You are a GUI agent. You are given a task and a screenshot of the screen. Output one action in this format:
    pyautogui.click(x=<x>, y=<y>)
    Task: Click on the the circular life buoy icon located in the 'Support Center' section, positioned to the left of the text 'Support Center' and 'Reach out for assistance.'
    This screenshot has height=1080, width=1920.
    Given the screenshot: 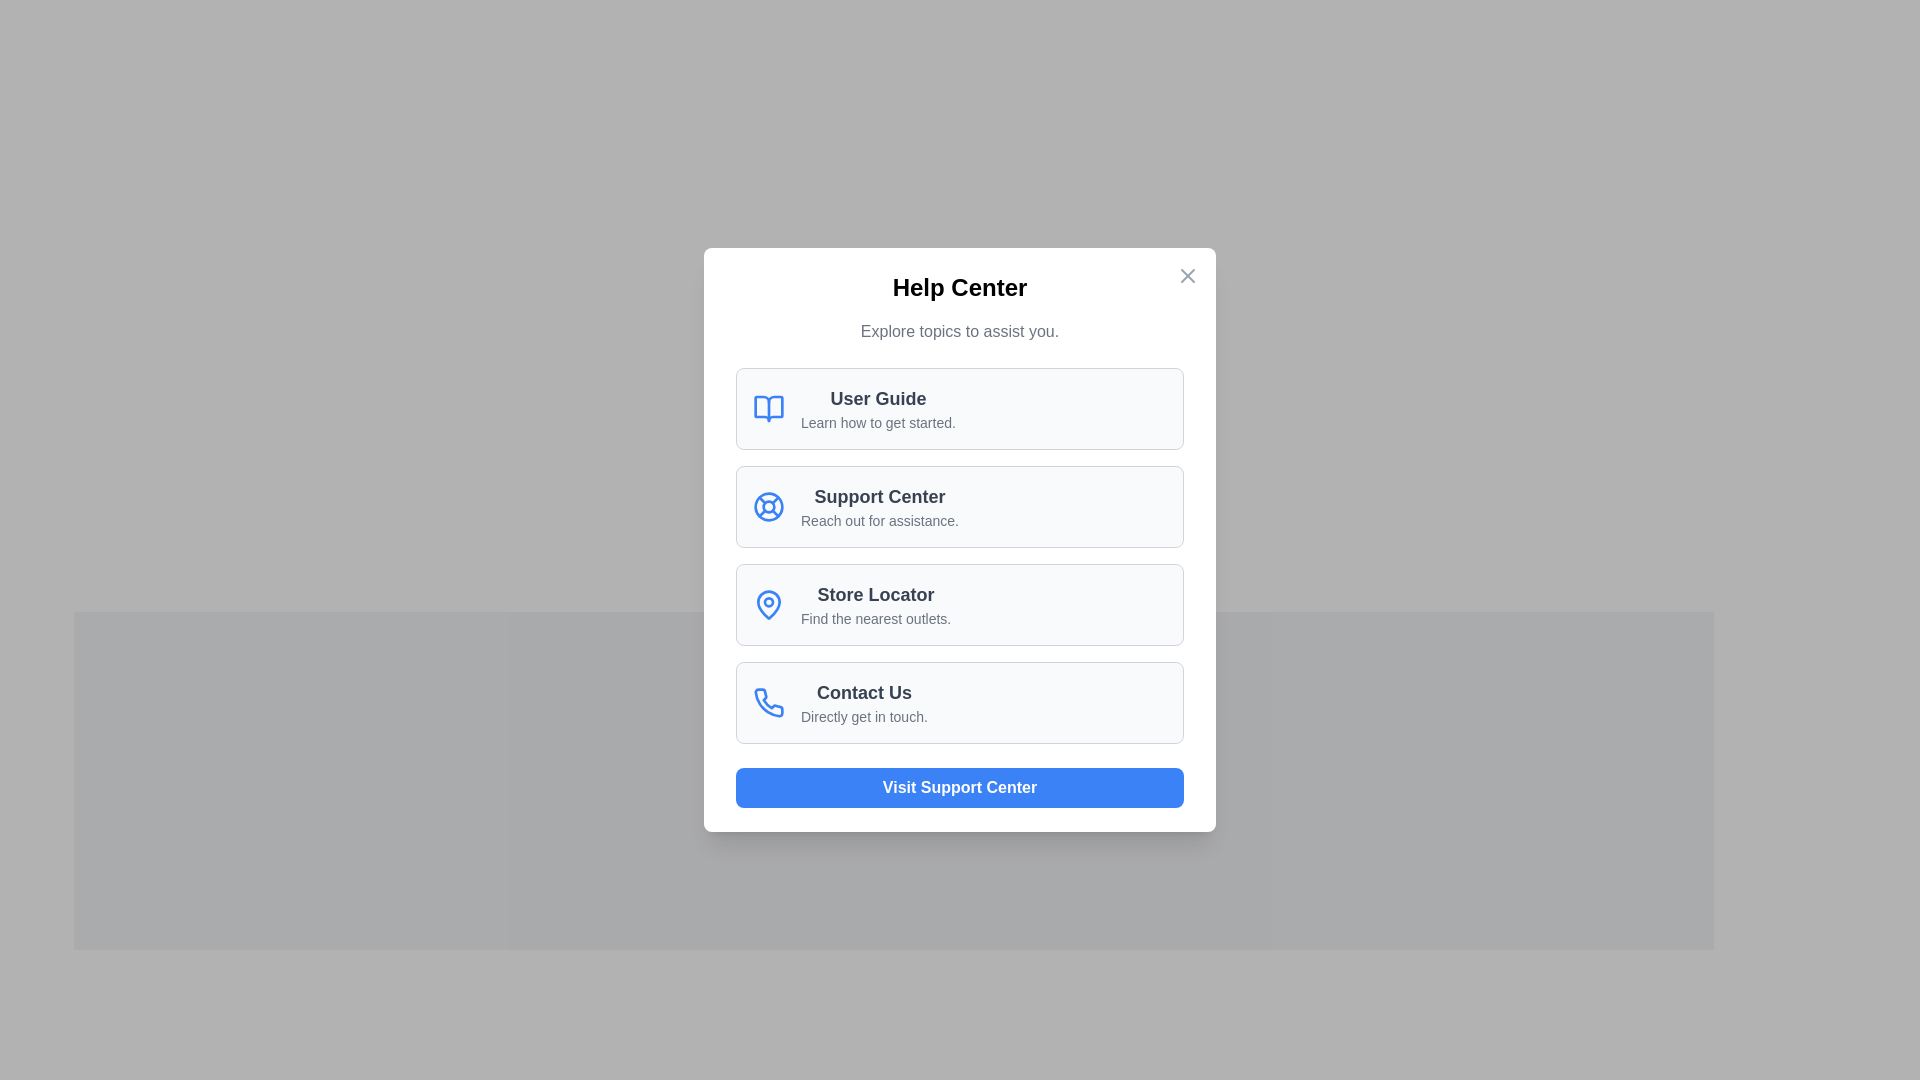 What is the action you would take?
    pyautogui.click(x=767, y=505)
    